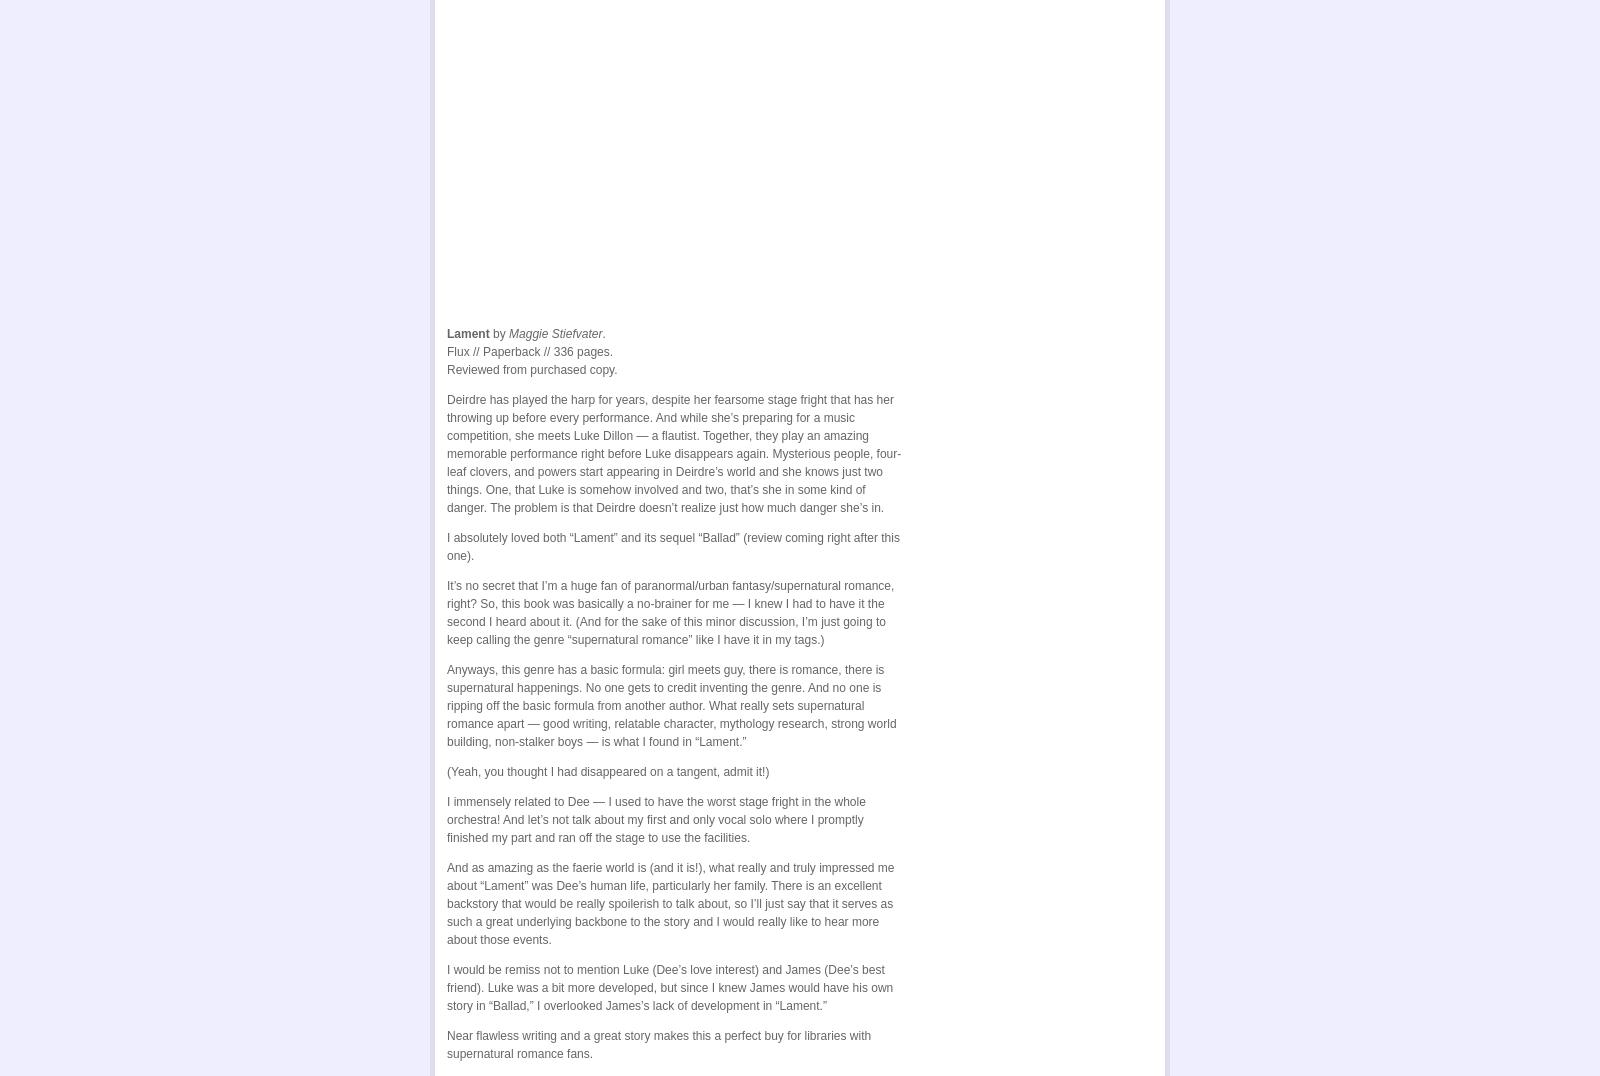 This screenshot has width=1600, height=1076. I want to click on '(Yeah, you thought I had disappeared on a tangent, admit it!)', so click(446, 768).